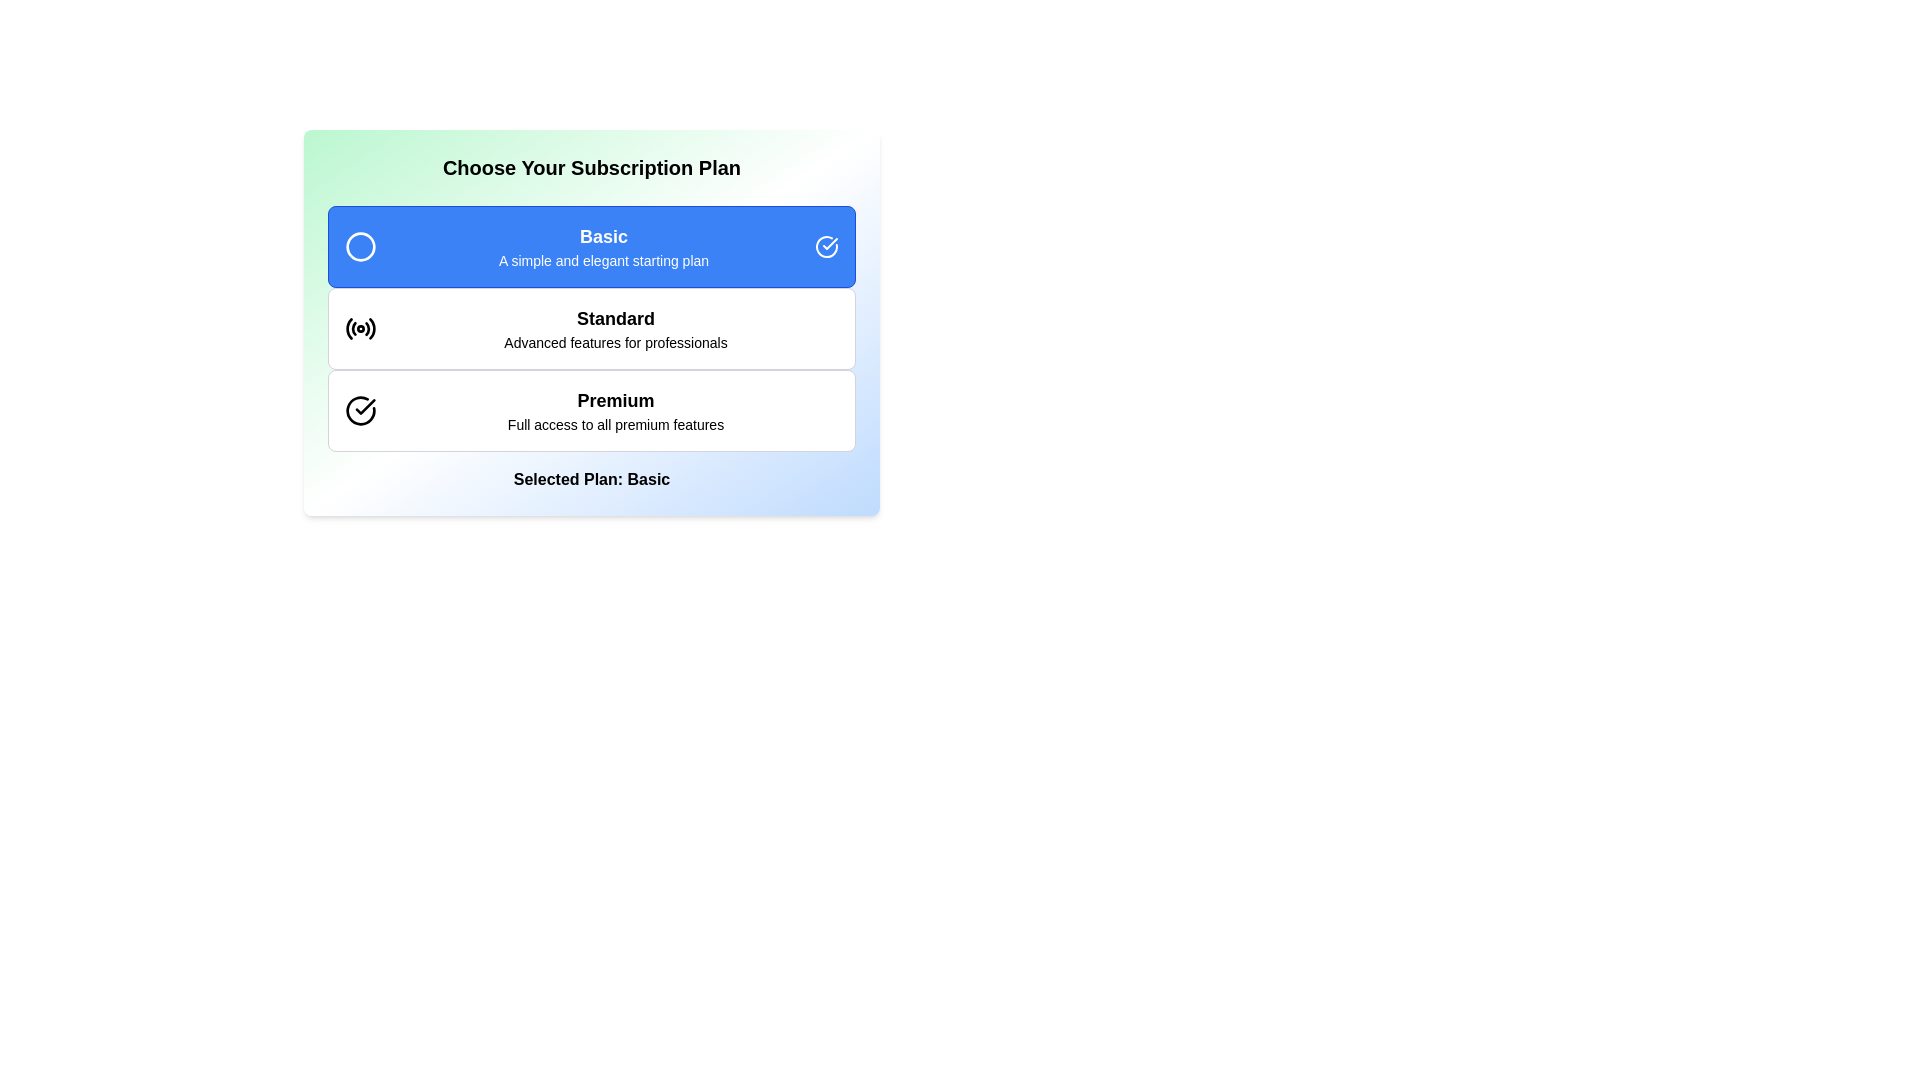 The width and height of the screenshot is (1920, 1080). I want to click on the selection status icon for the 'Premium' subscription tier, which visually indicates the selection status, so click(360, 410).